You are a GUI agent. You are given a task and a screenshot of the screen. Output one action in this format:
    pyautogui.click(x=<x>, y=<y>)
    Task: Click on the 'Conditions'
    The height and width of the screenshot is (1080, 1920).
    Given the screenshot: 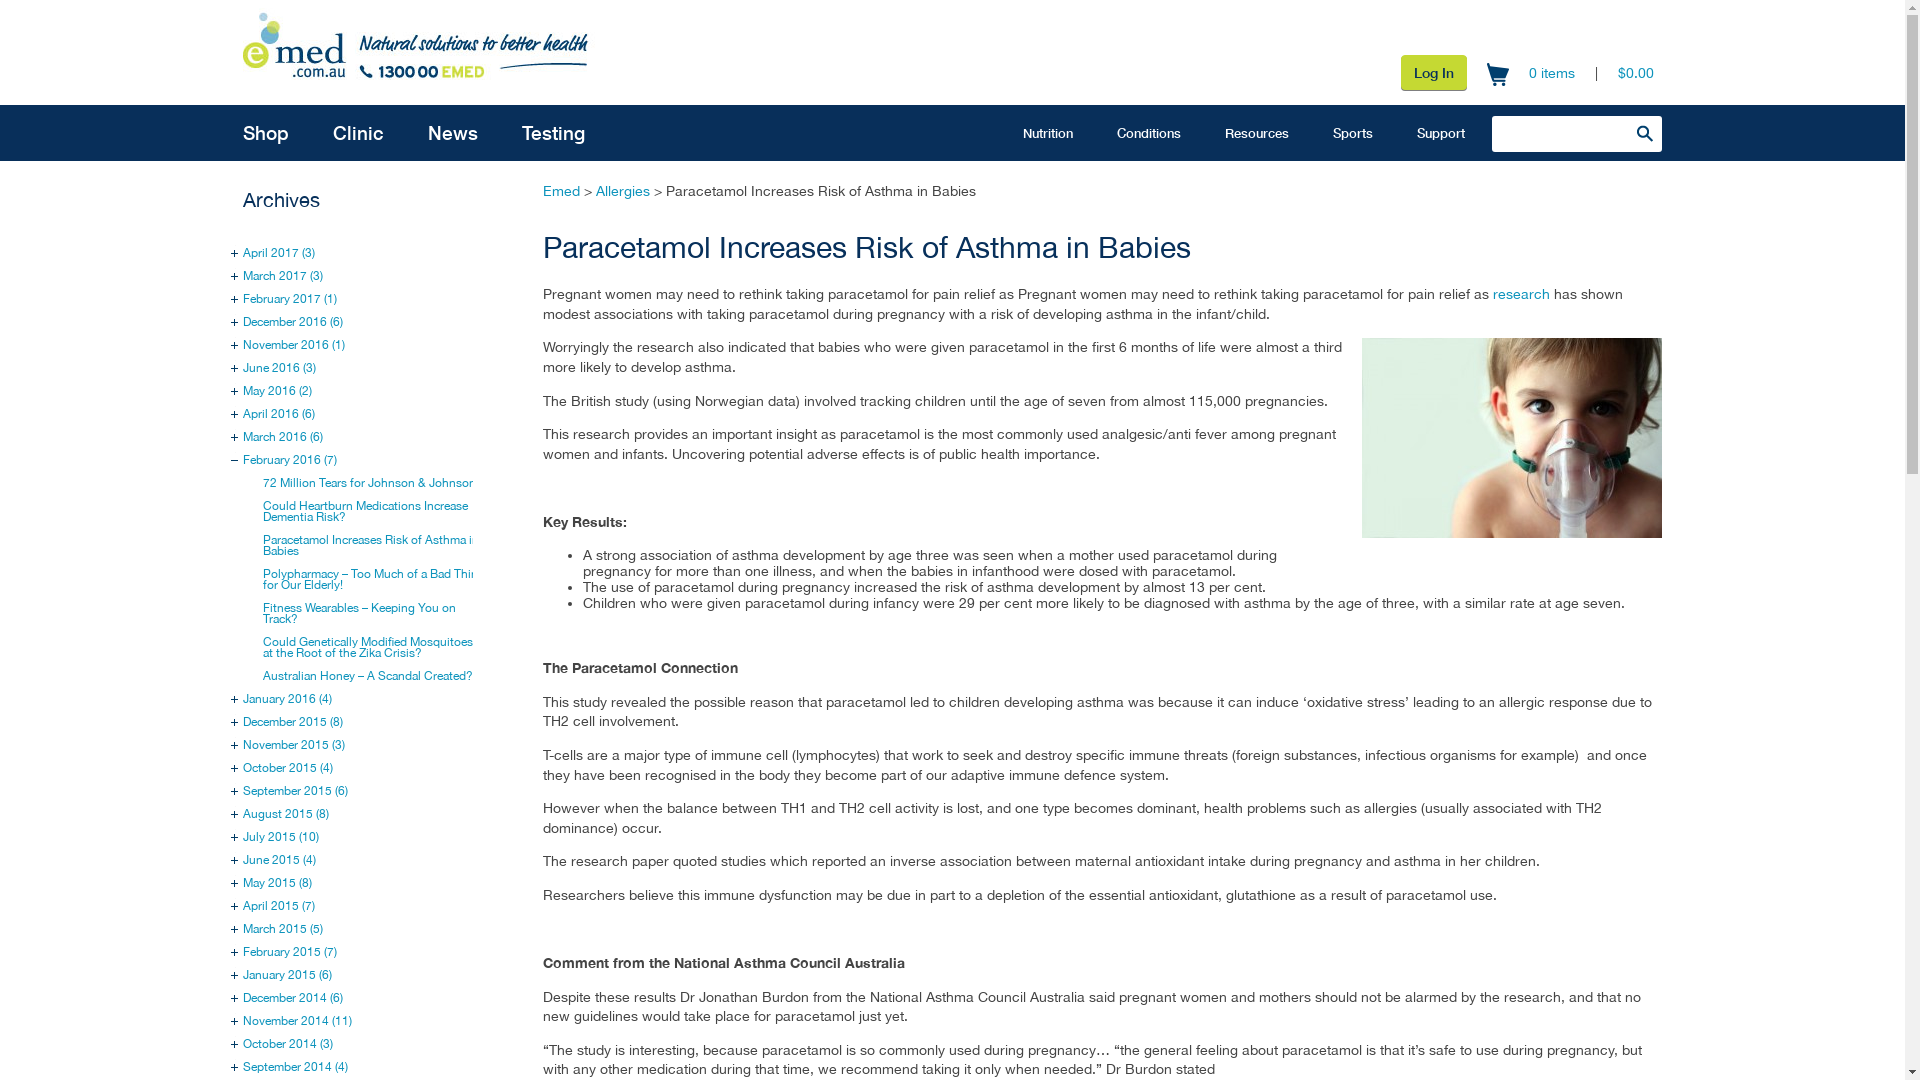 What is the action you would take?
    pyautogui.click(x=1148, y=132)
    